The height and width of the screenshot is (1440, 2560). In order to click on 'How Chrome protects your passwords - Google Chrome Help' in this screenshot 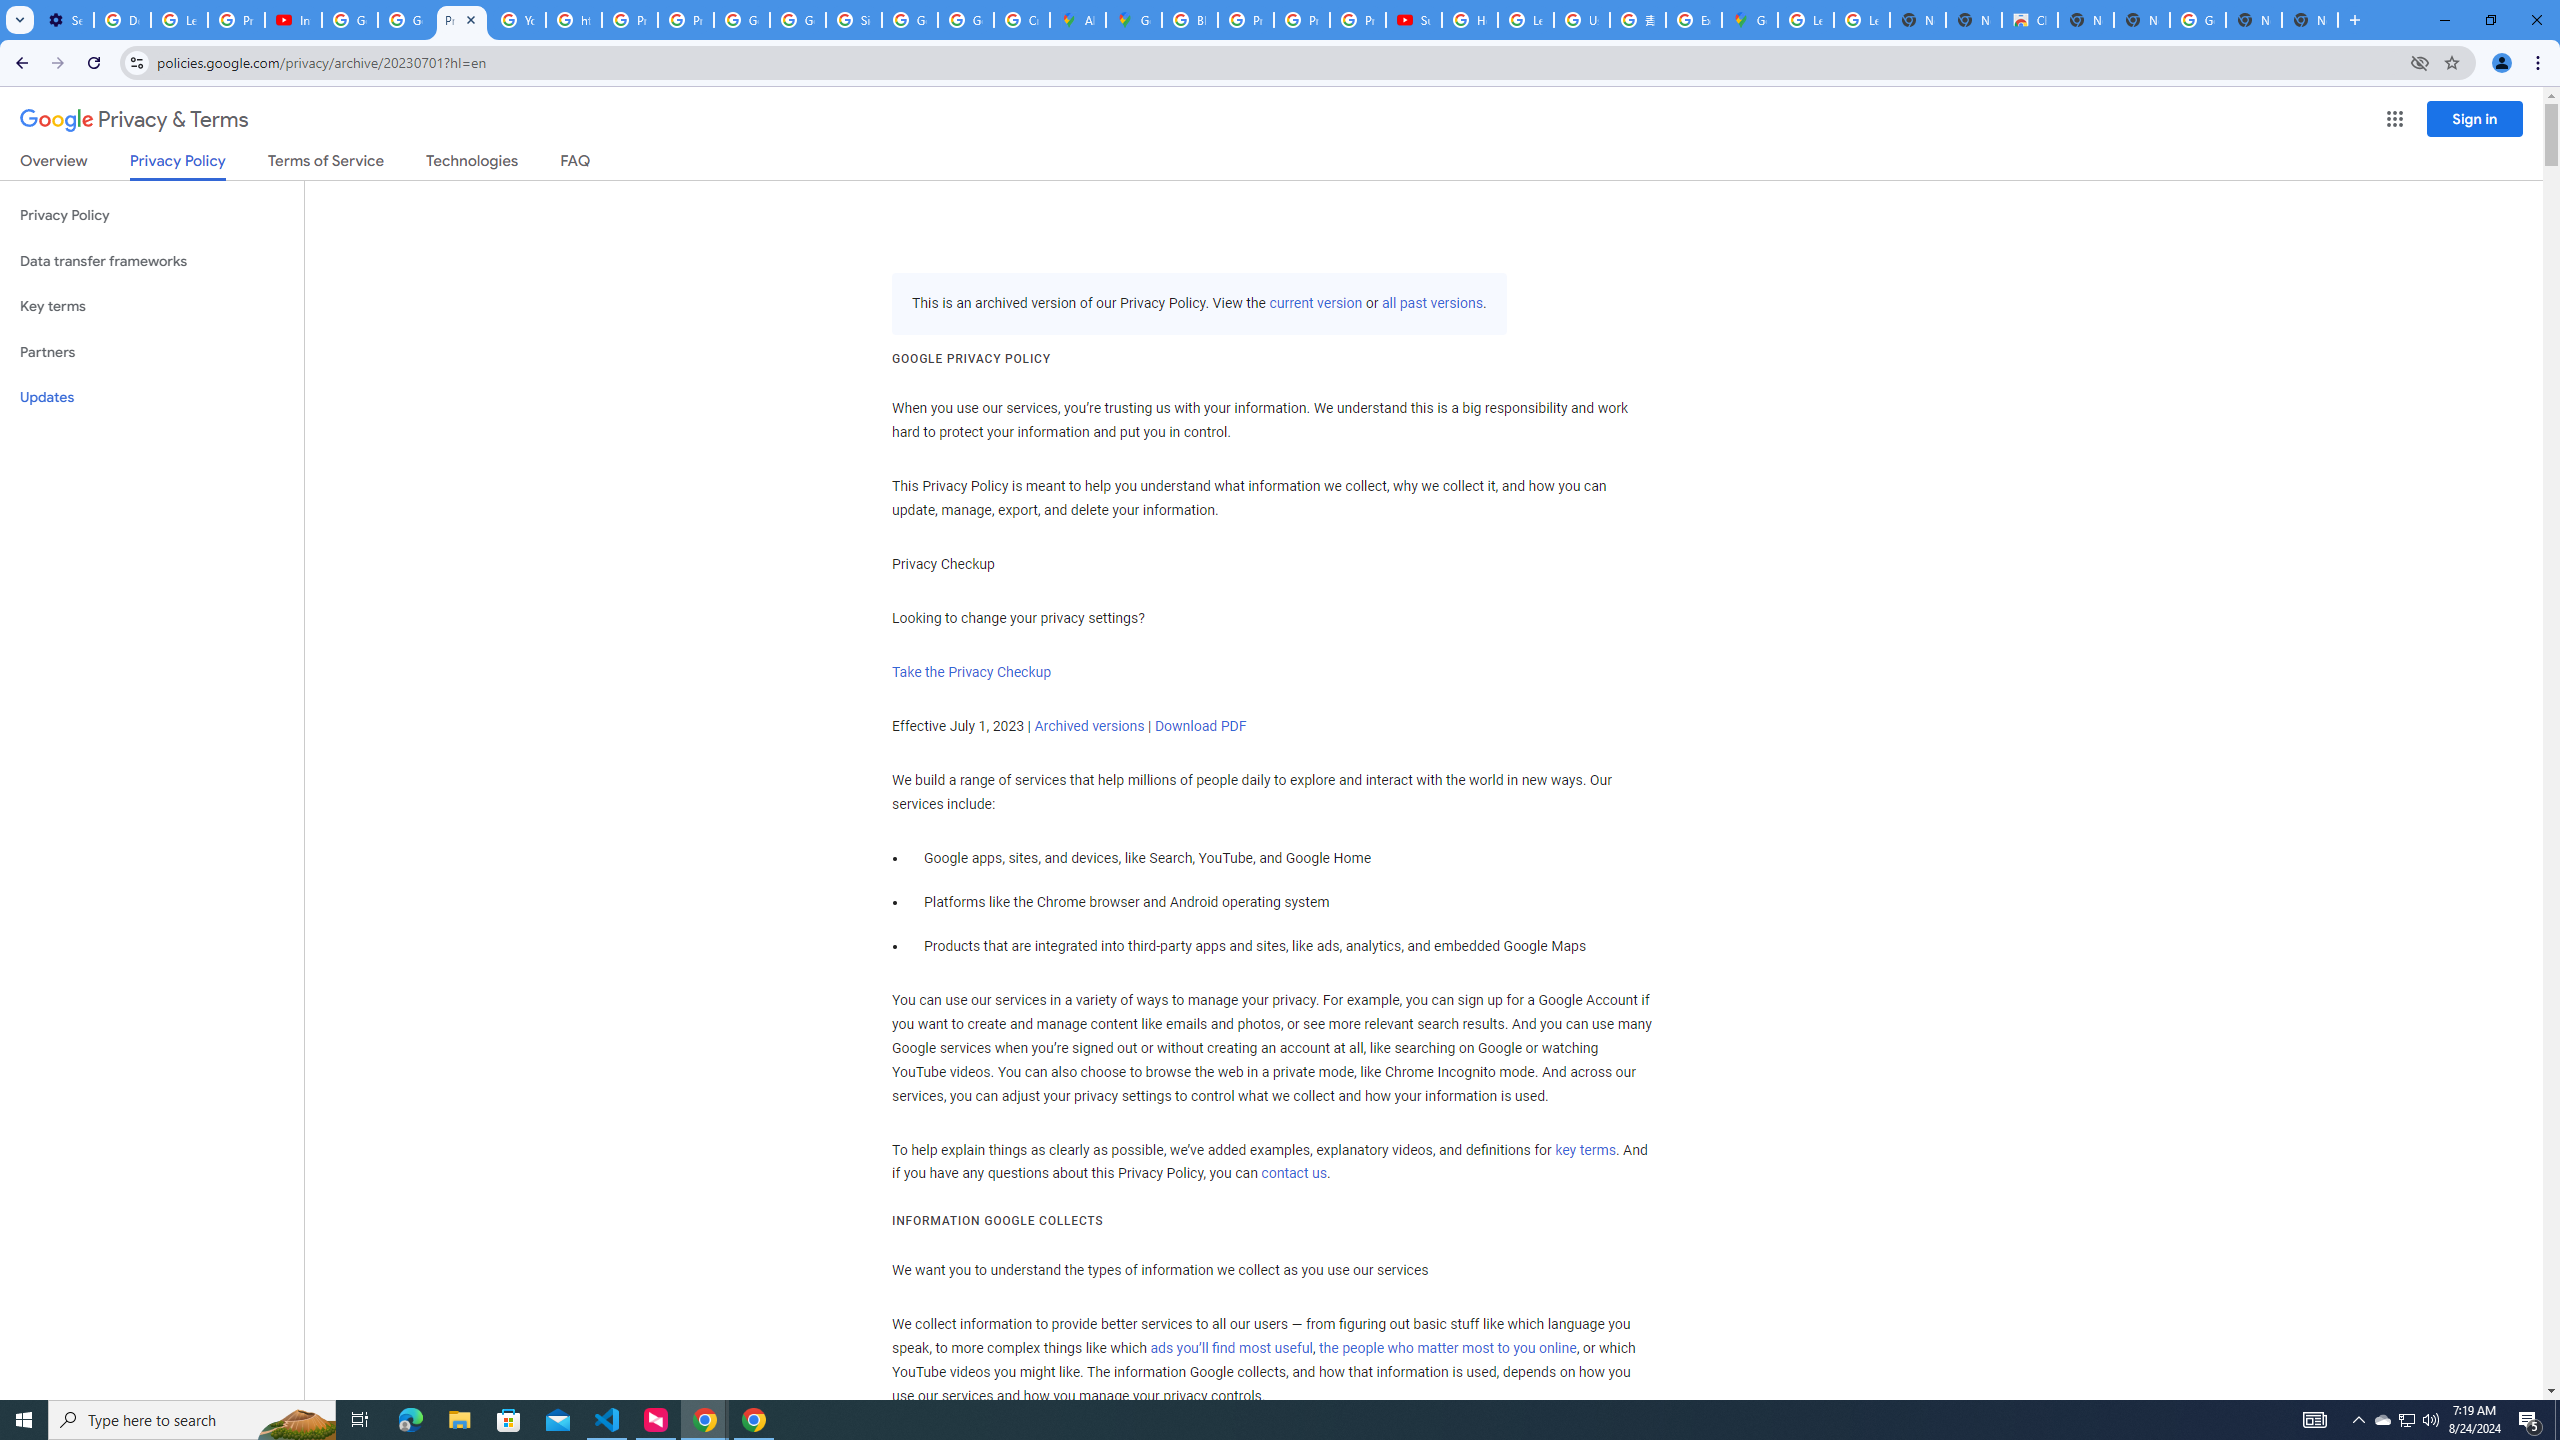, I will do `click(1469, 19)`.